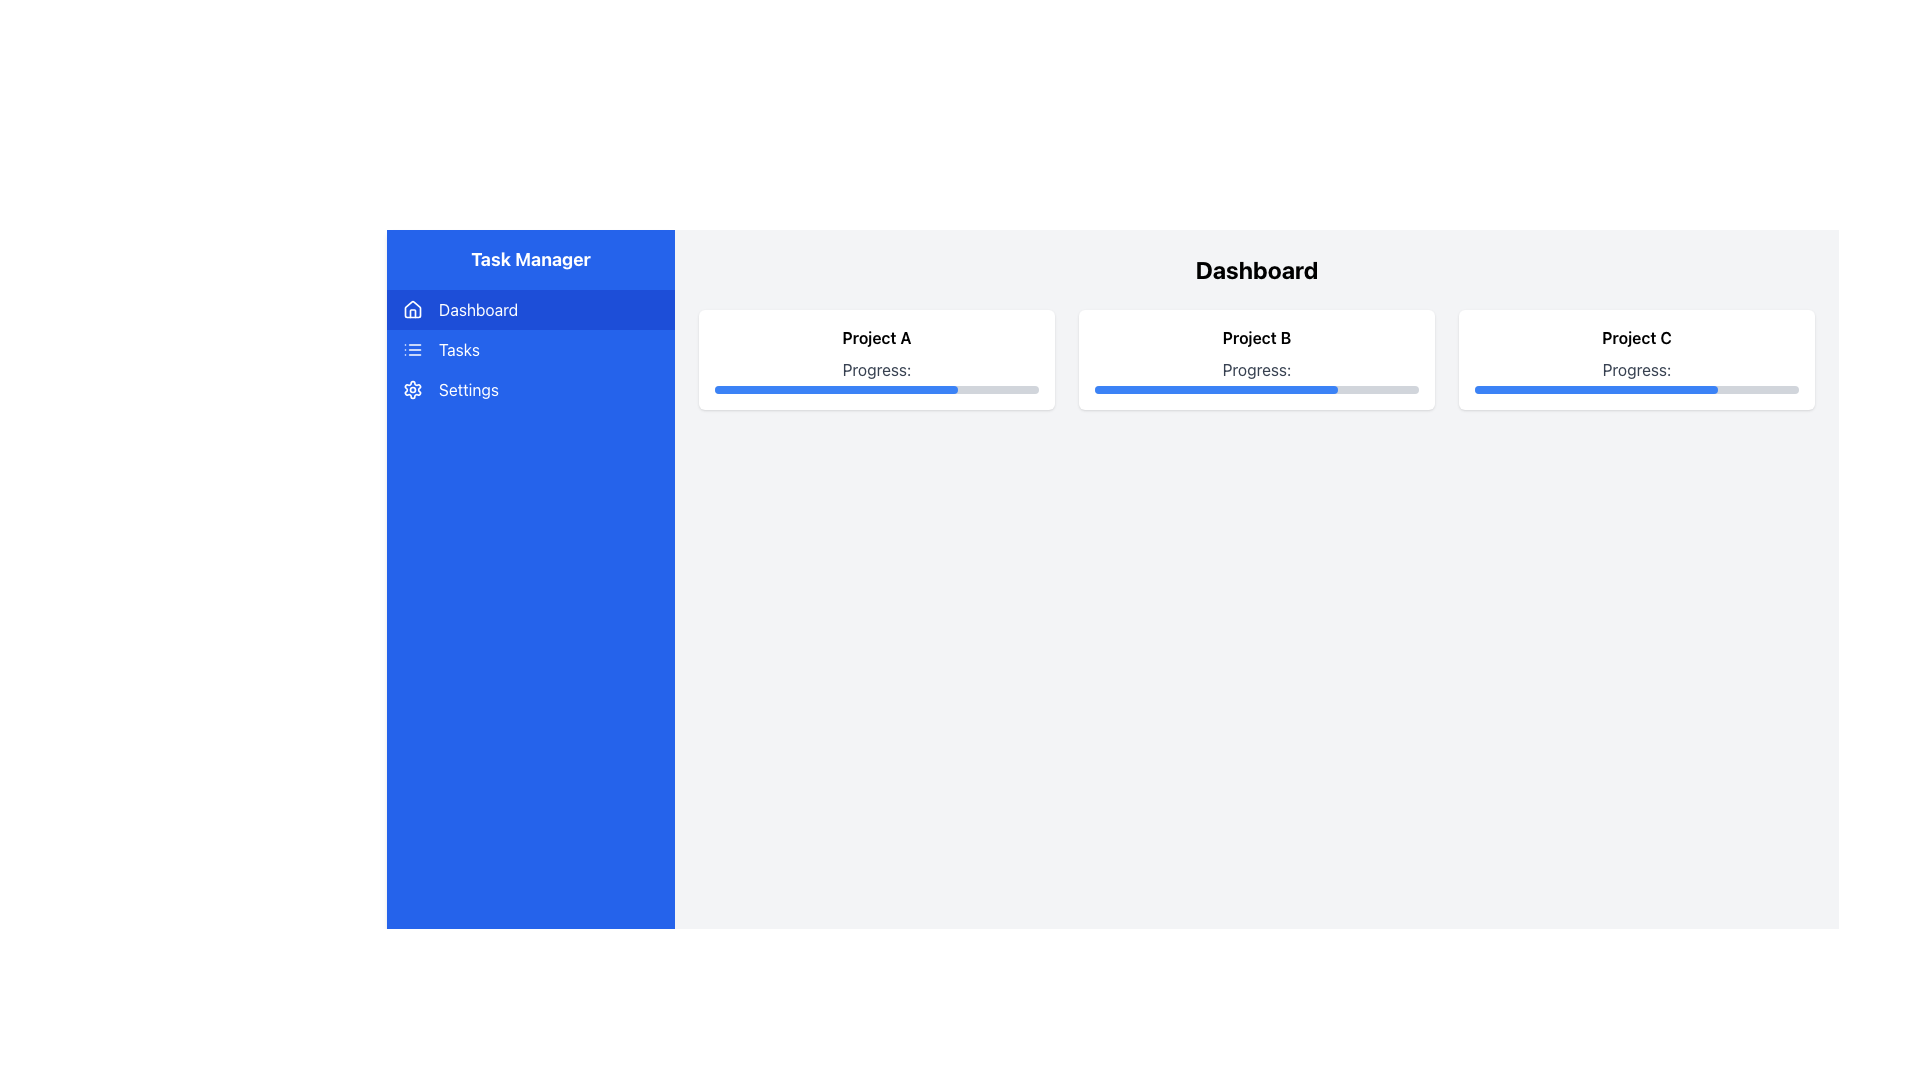 This screenshot has height=1080, width=1920. I want to click on the horizontal progress bar located within the card labeled 'Project C' in the dashboard interface, which shows progress with a blue segment on a light gray background, so click(1636, 389).